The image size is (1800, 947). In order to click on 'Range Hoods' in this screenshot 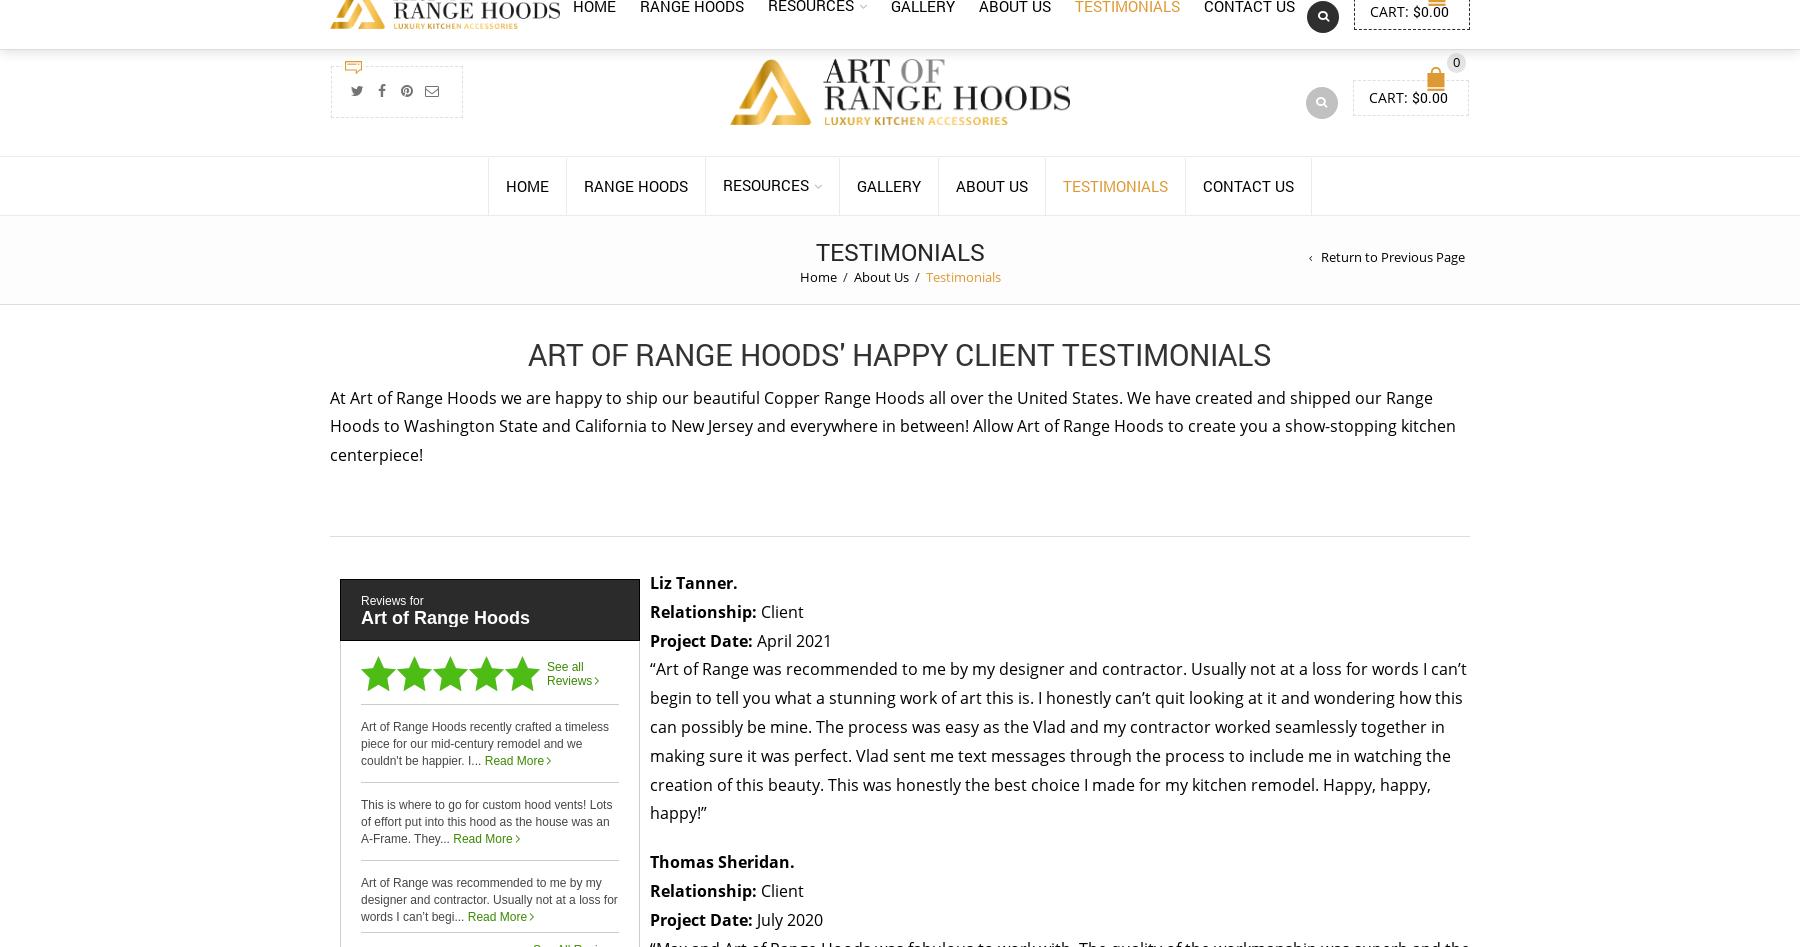, I will do `click(635, 184)`.